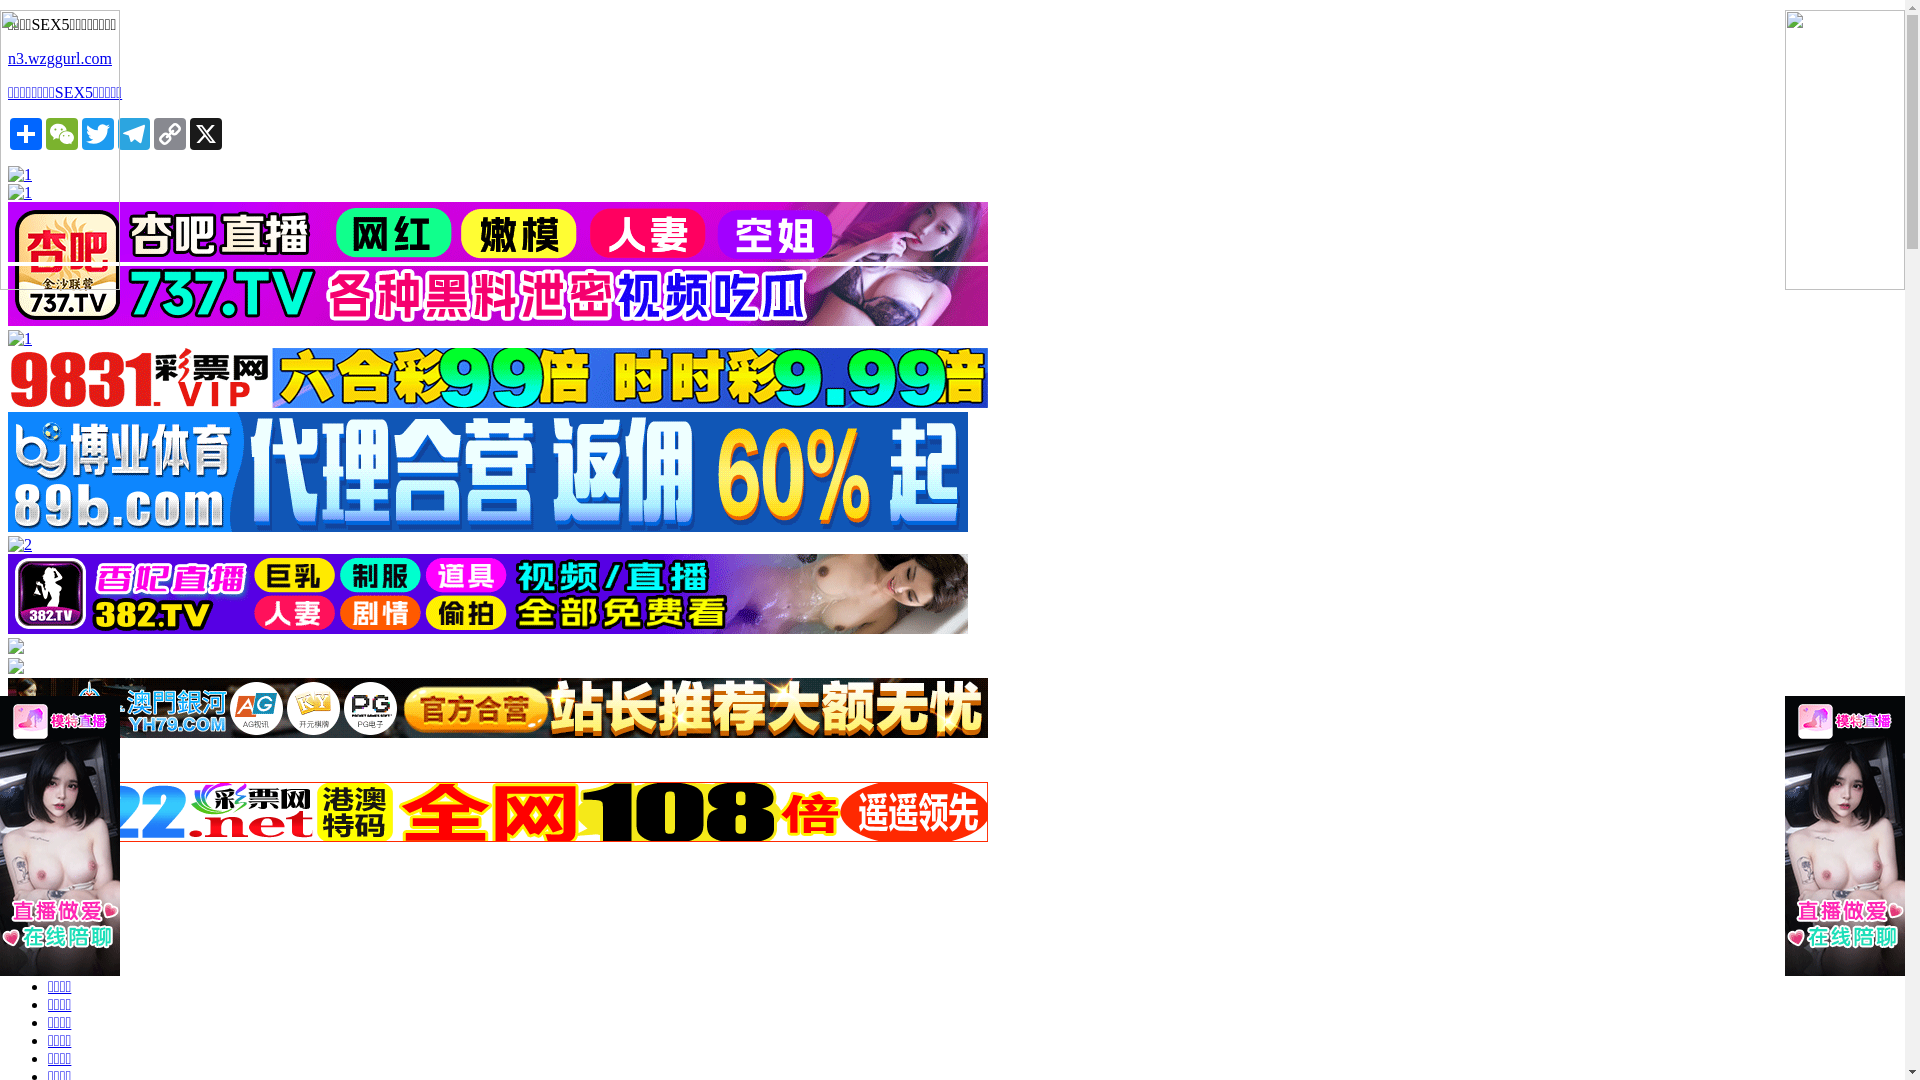 Image resolution: width=1920 pixels, height=1080 pixels. What do you see at coordinates (8, 57) in the screenshot?
I see `'n3.wzggurl.com'` at bounding box center [8, 57].